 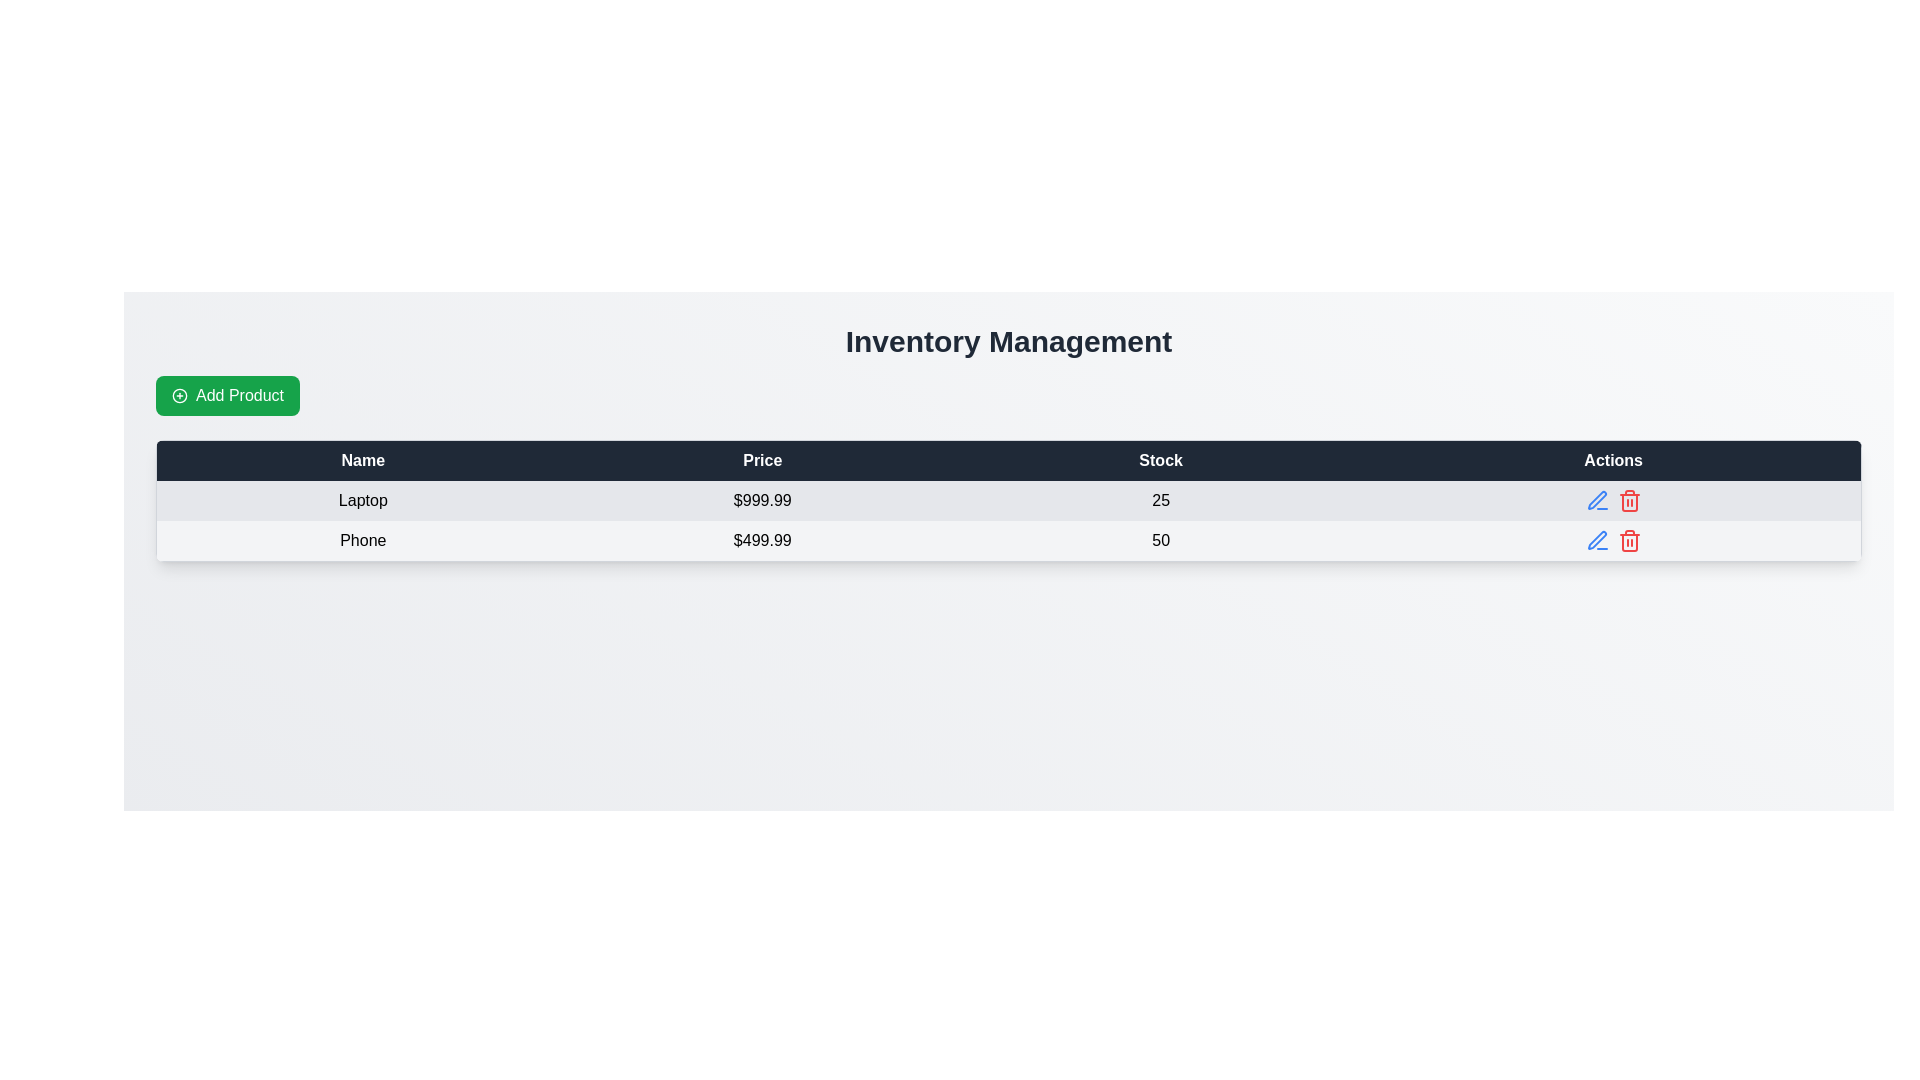 What do you see at coordinates (1161, 500) in the screenshot?
I see `the Text label that displays the stock count of the 'Laptop' item in the inventory table, located in the third column of the first row under the 'Stock' header` at bounding box center [1161, 500].